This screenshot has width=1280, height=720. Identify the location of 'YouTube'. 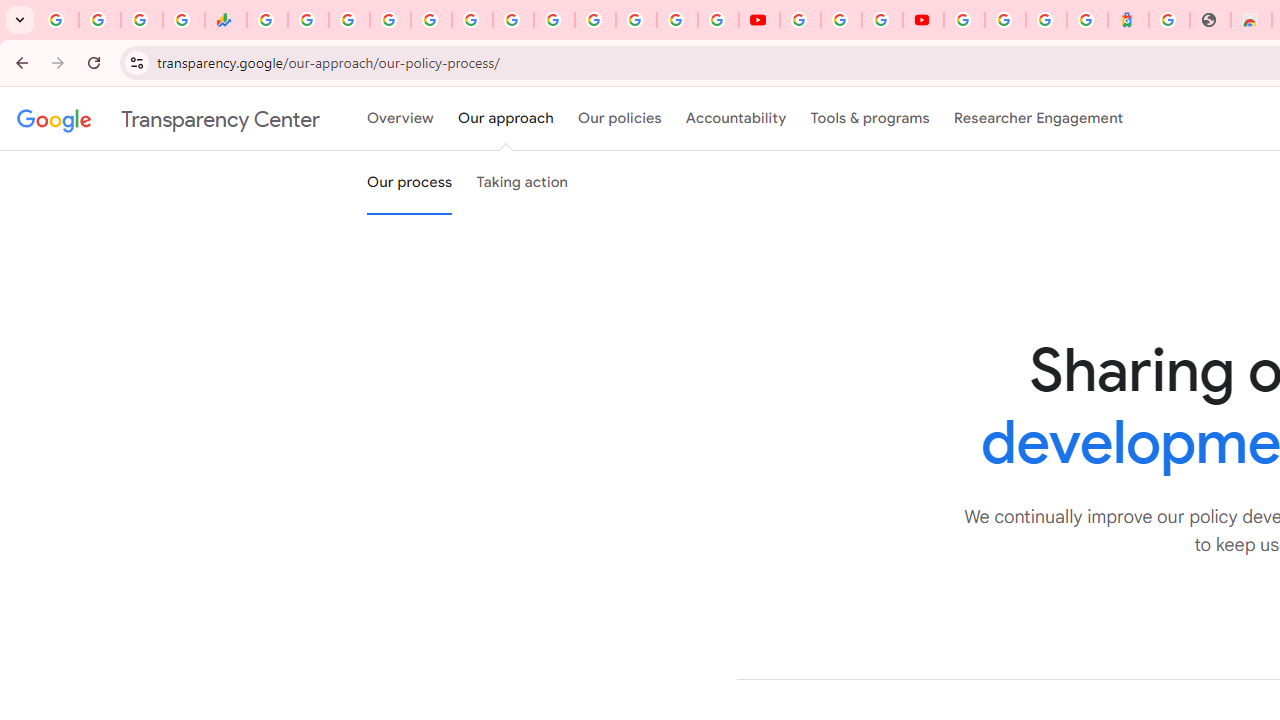
(800, 20).